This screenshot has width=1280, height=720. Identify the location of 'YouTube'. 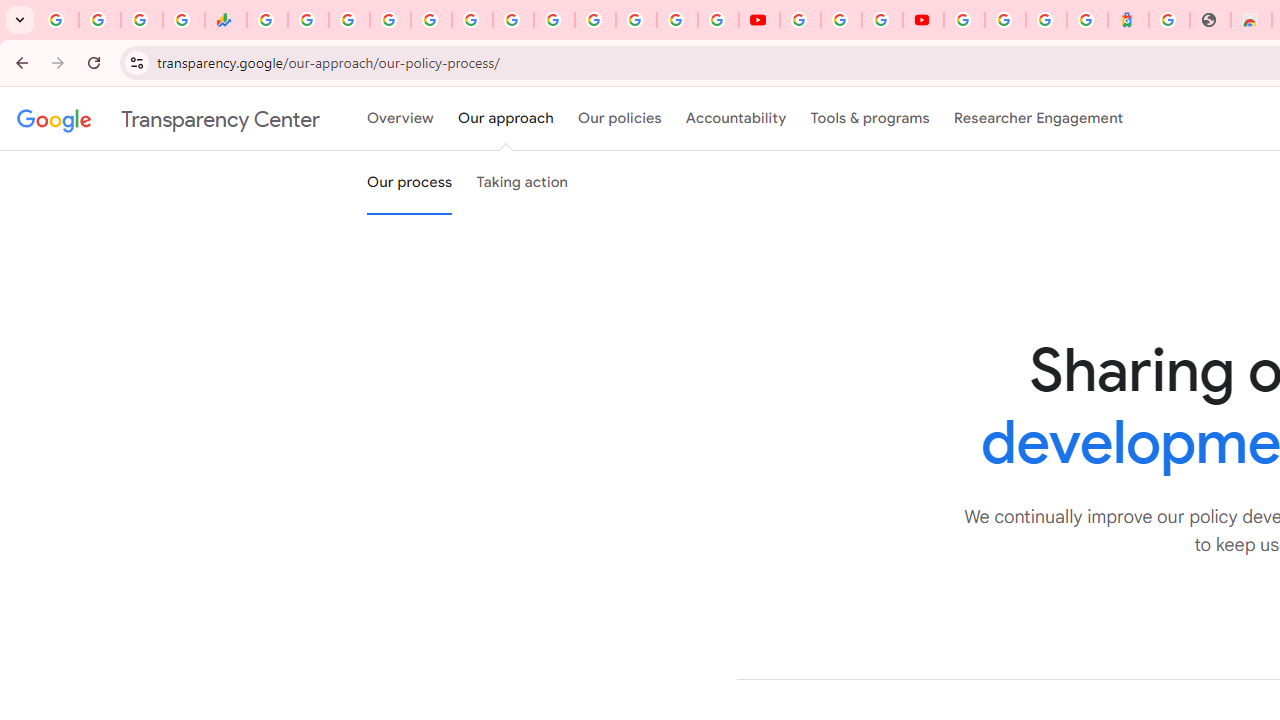
(800, 20).